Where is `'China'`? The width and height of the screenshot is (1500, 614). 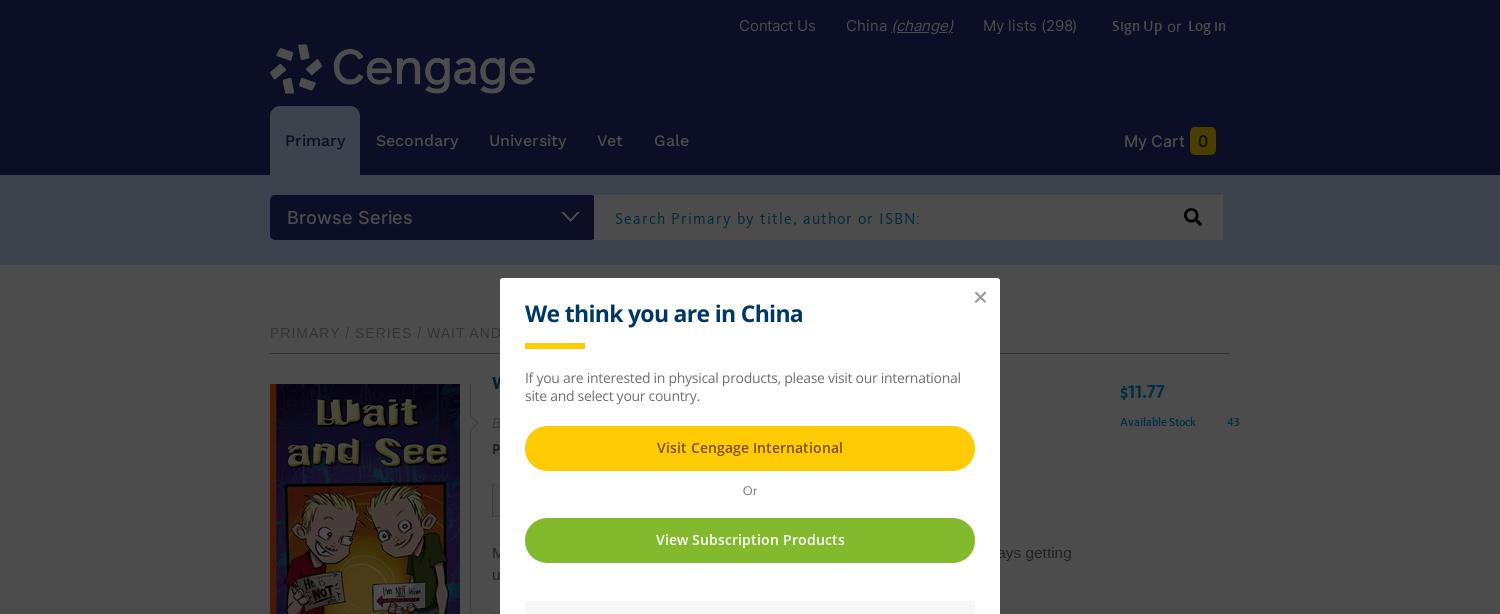
'China' is located at coordinates (867, 25).